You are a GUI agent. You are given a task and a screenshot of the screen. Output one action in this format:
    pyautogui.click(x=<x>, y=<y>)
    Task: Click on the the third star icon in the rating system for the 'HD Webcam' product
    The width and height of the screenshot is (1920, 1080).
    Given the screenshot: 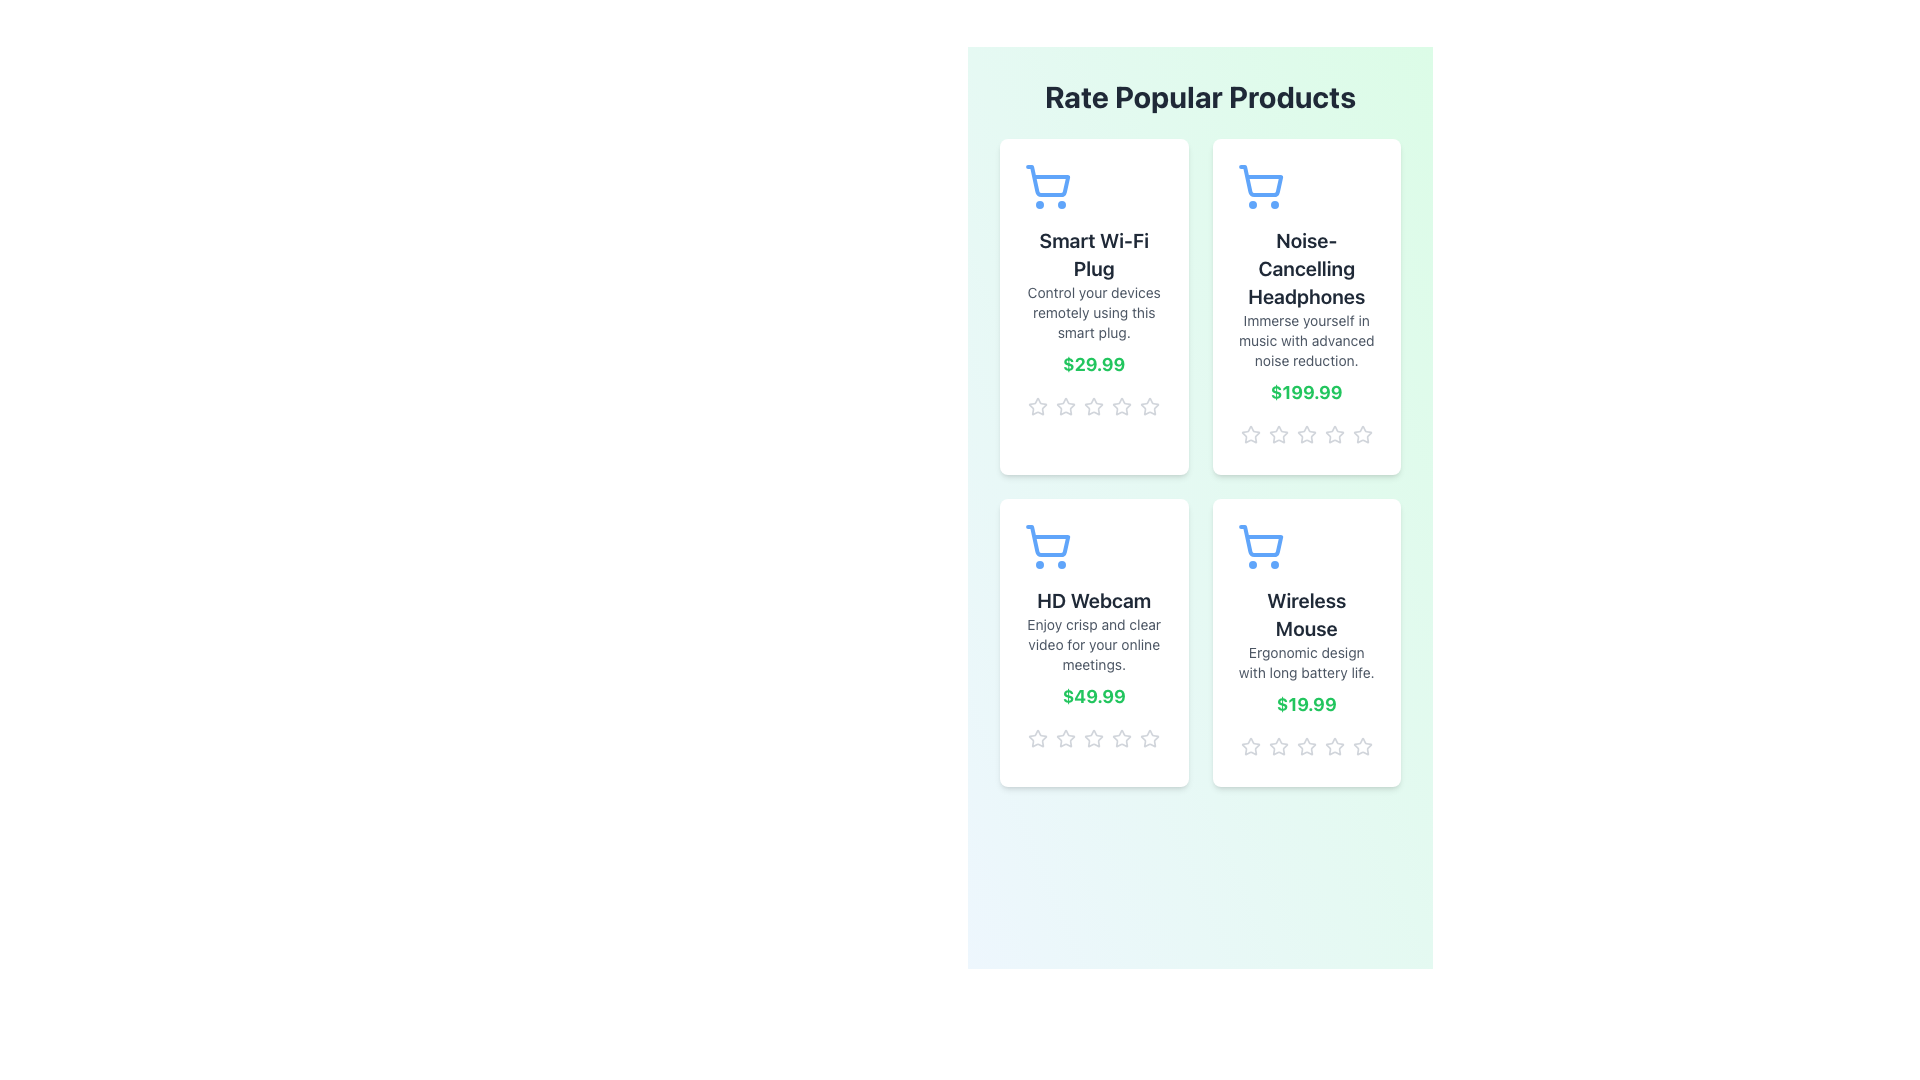 What is the action you would take?
    pyautogui.click(x=1065, y=739)
    